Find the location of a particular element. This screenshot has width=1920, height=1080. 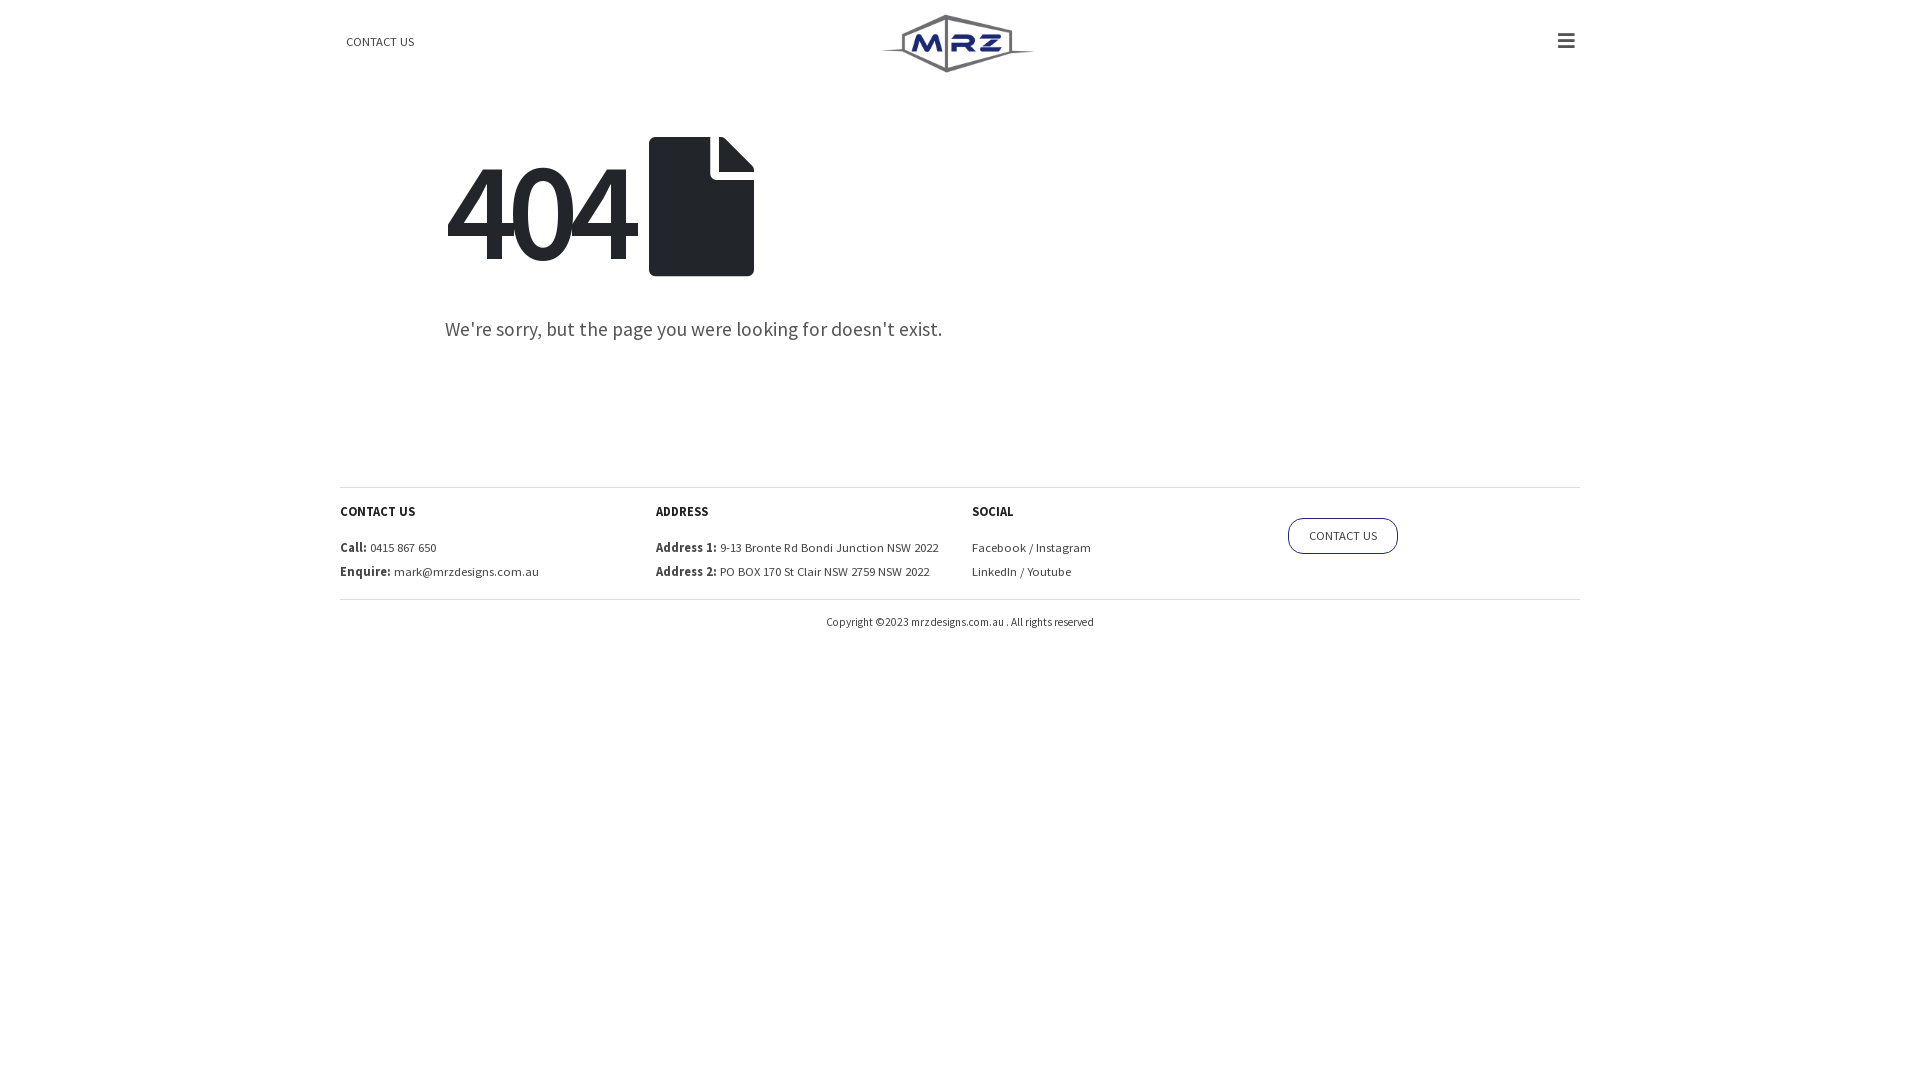

'Instagram' is located at coordinates (1062, 547).